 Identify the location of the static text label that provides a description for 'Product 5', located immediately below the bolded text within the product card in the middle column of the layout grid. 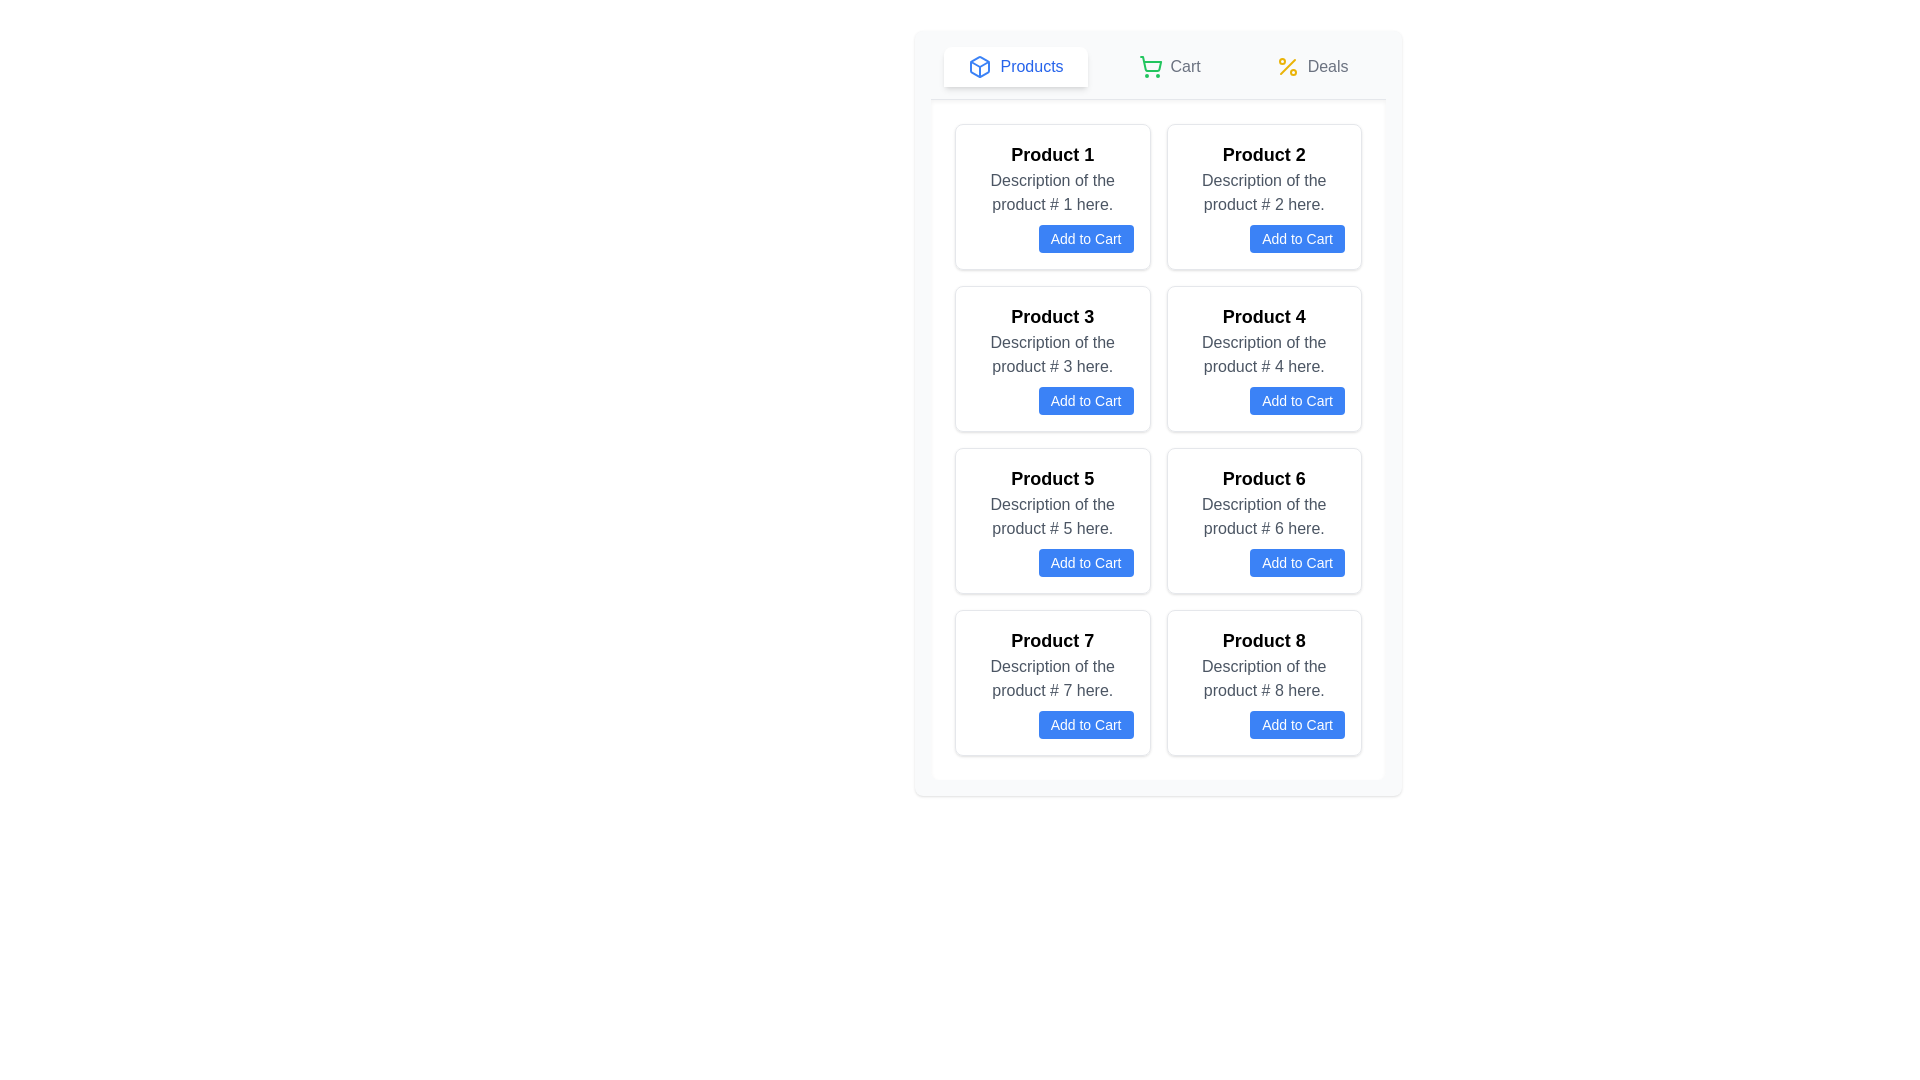
(1051, 515).